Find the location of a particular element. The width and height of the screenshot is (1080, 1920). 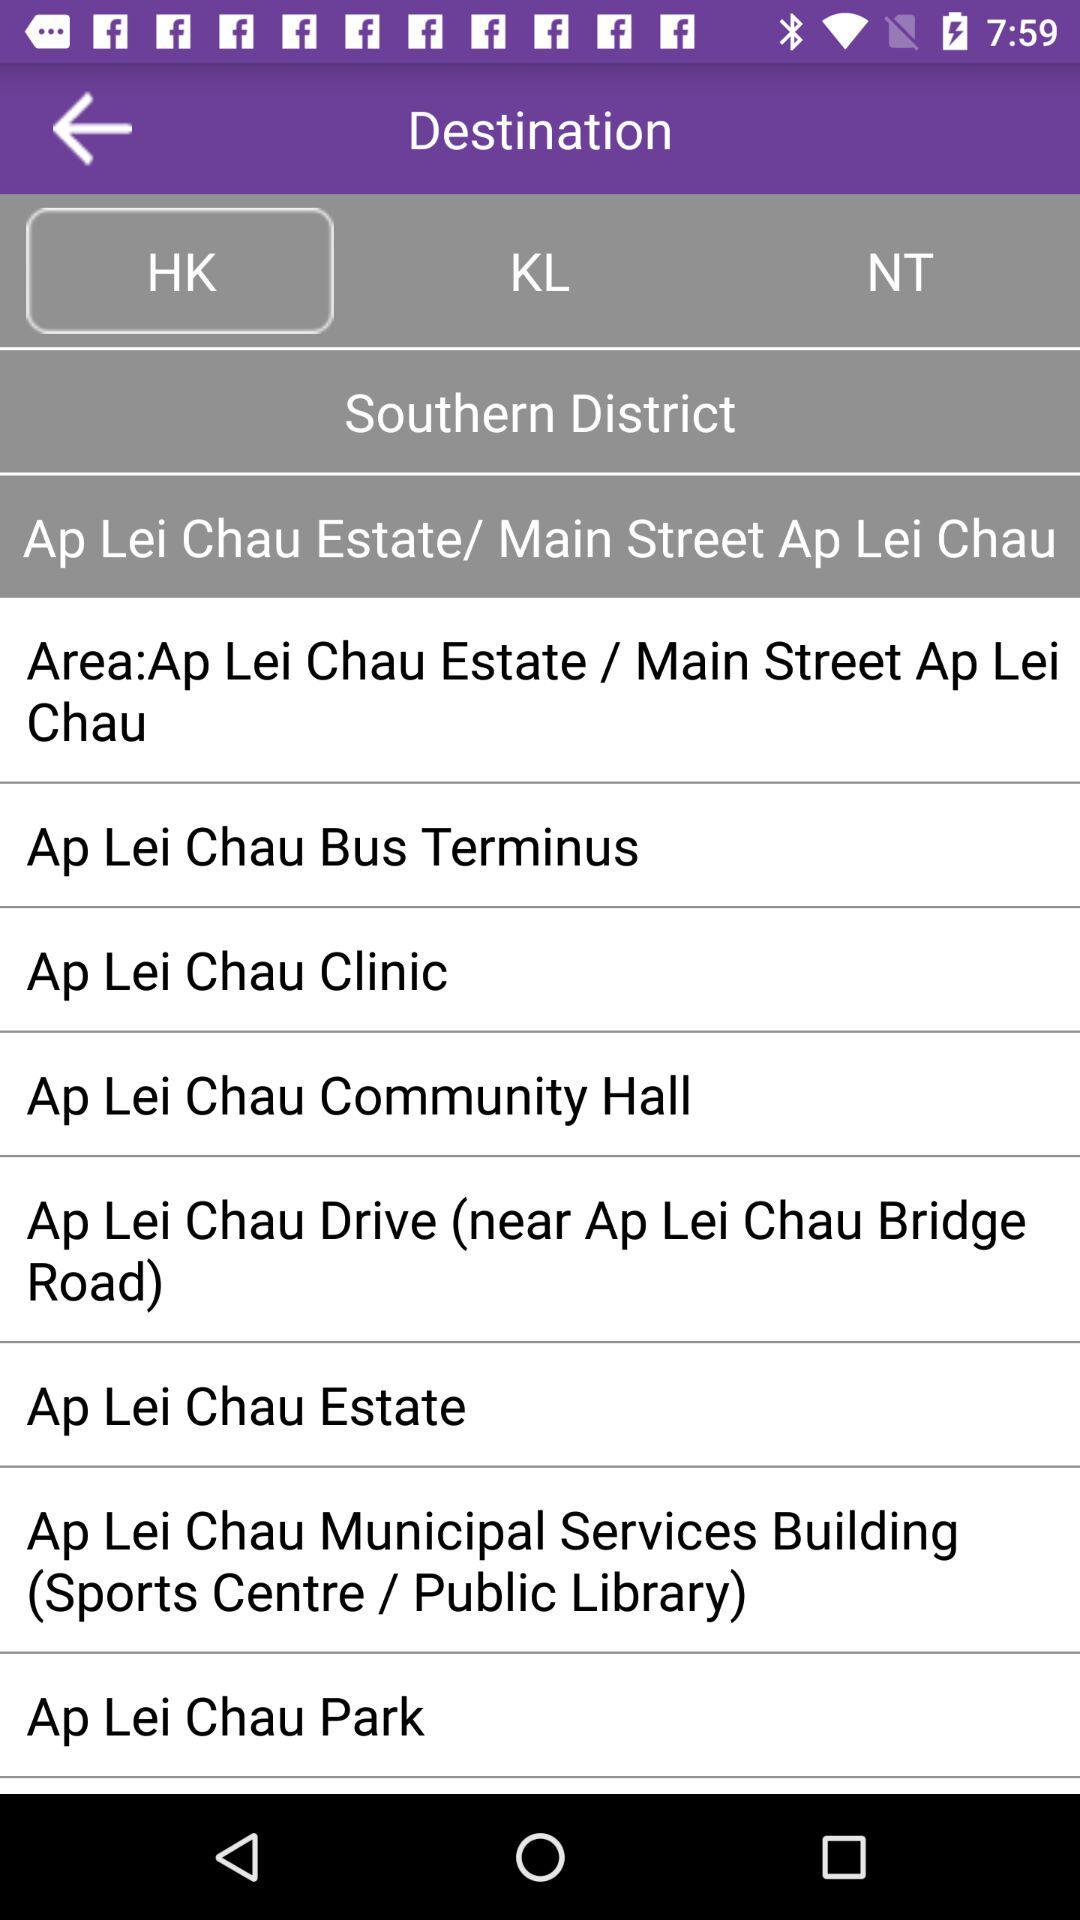

the button to the right of the hk is located at coordinates (540, 269).